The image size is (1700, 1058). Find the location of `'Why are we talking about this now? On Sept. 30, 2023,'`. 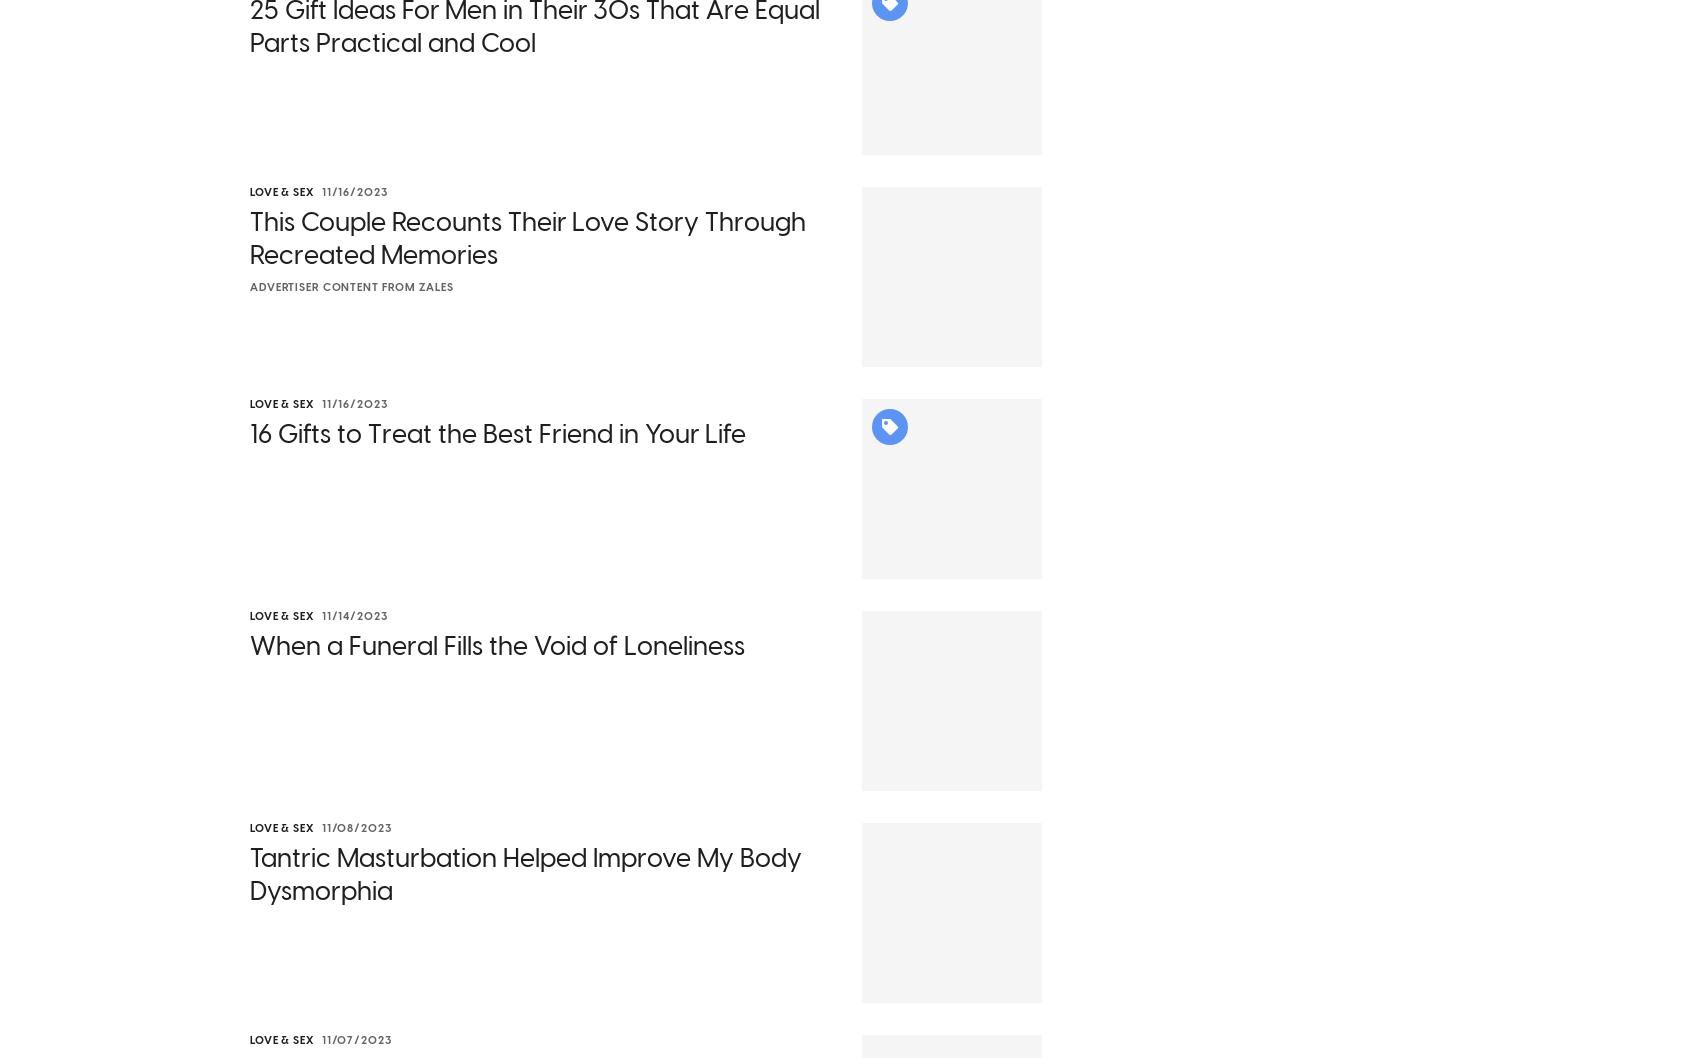

'Why are we talking about this now? On Sept. 30, 2023,' is located at coordinates (462, 414).